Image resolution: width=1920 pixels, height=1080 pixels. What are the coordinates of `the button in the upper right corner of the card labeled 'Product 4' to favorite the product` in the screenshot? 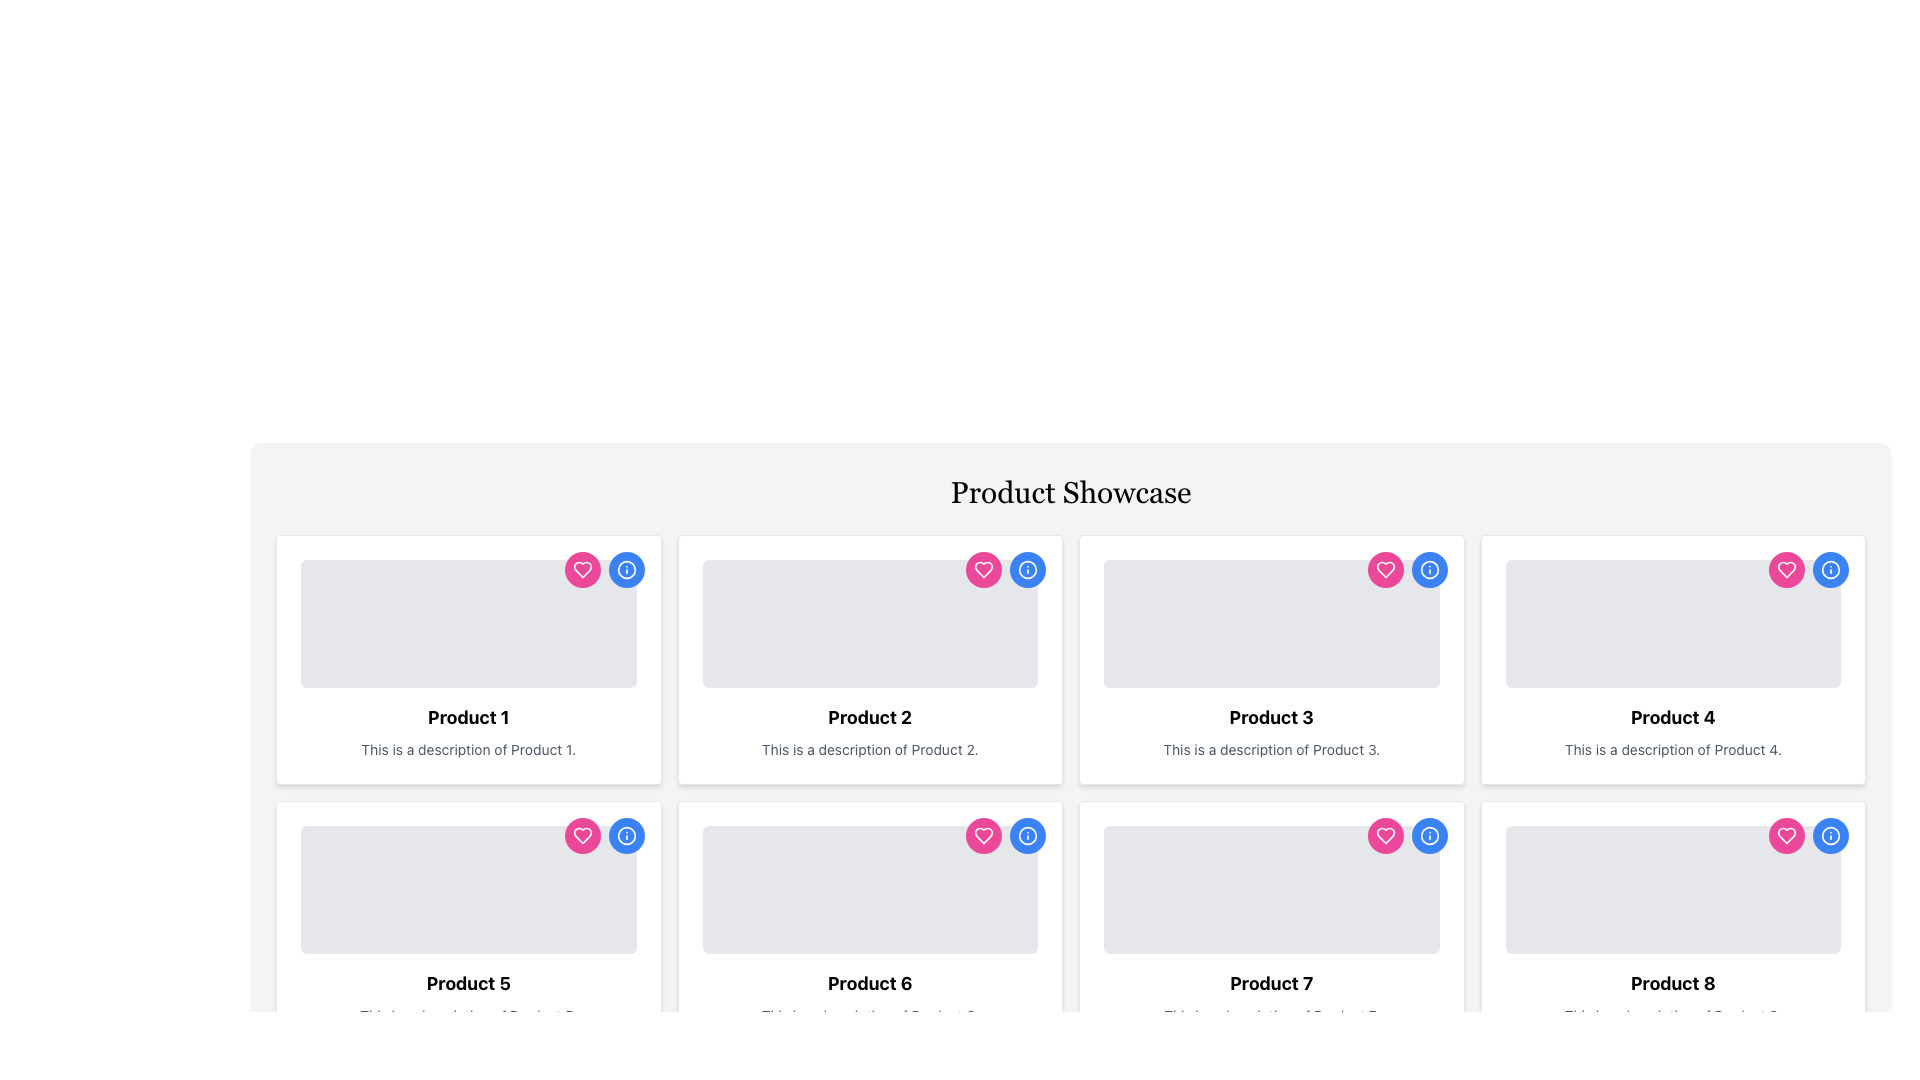 It's located at (1786, 570).